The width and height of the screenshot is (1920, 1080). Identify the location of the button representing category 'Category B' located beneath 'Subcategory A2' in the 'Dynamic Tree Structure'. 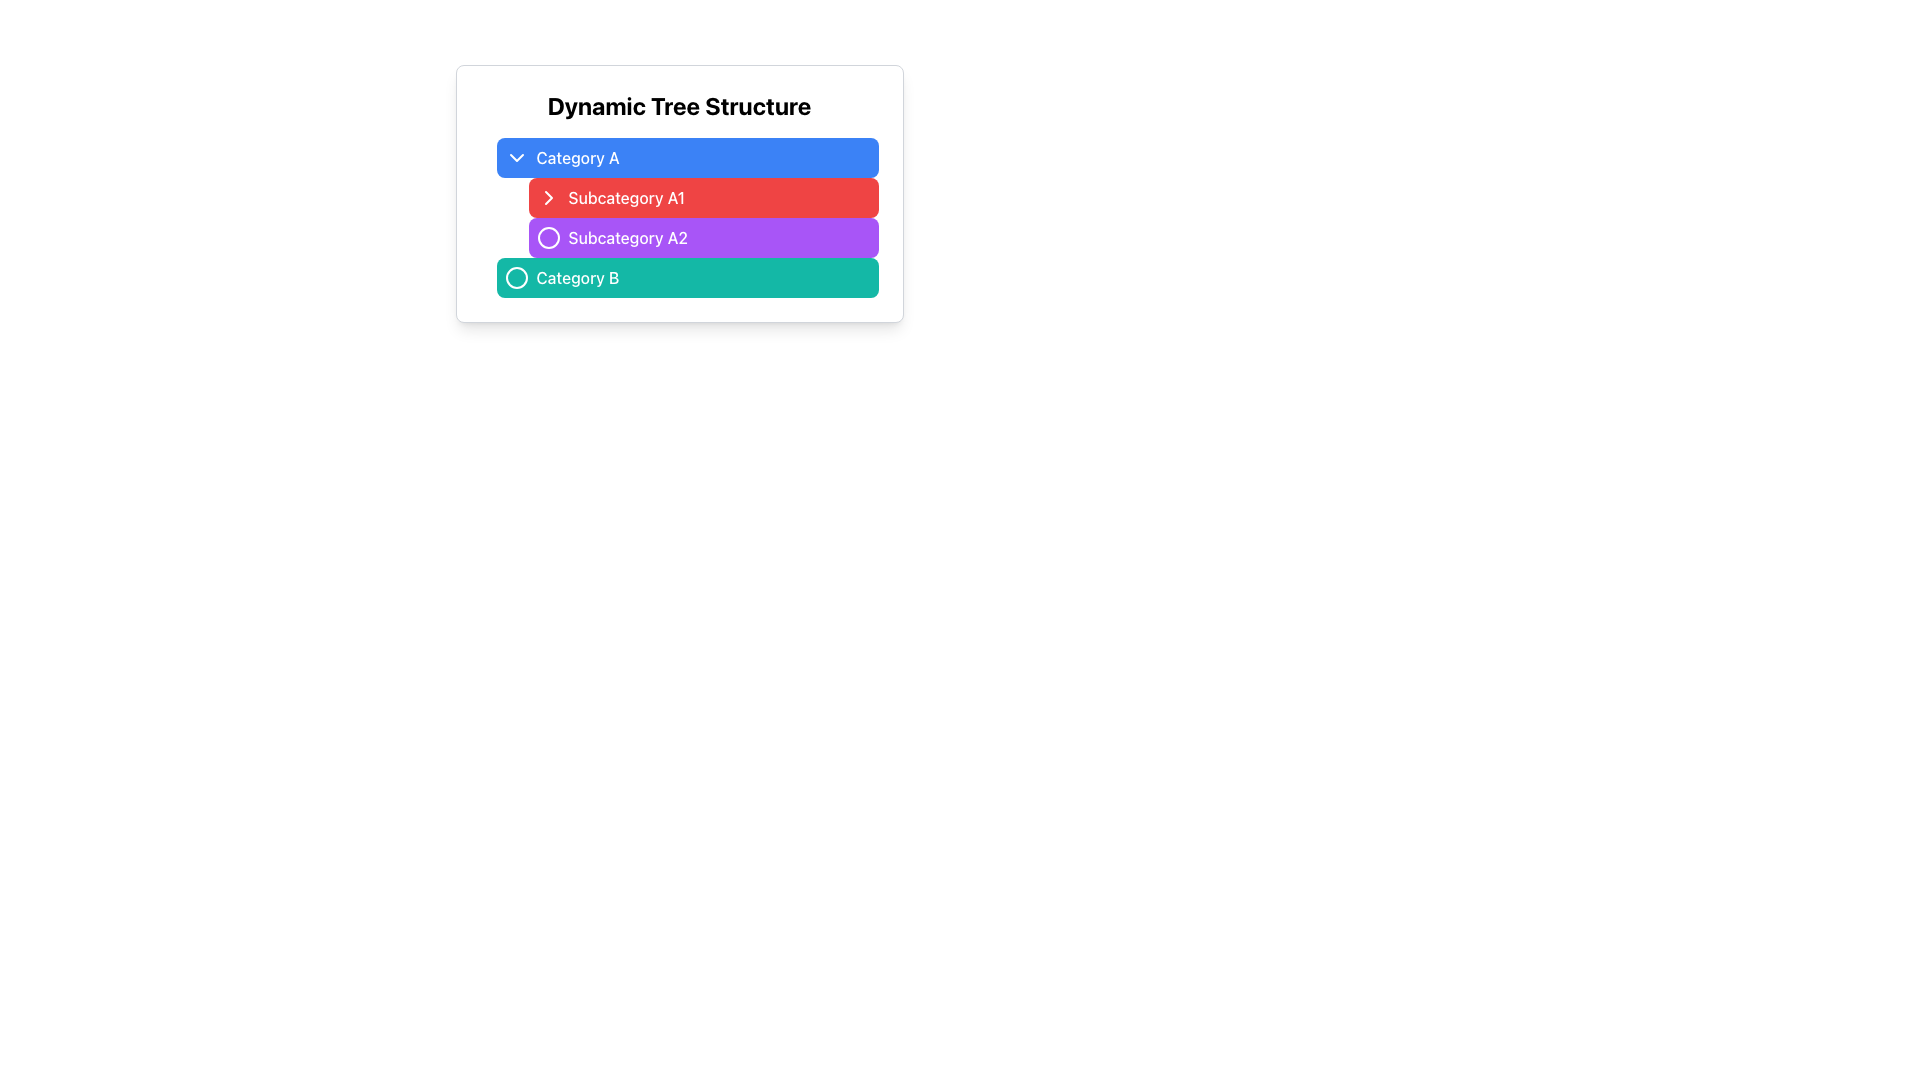
(687, 277).